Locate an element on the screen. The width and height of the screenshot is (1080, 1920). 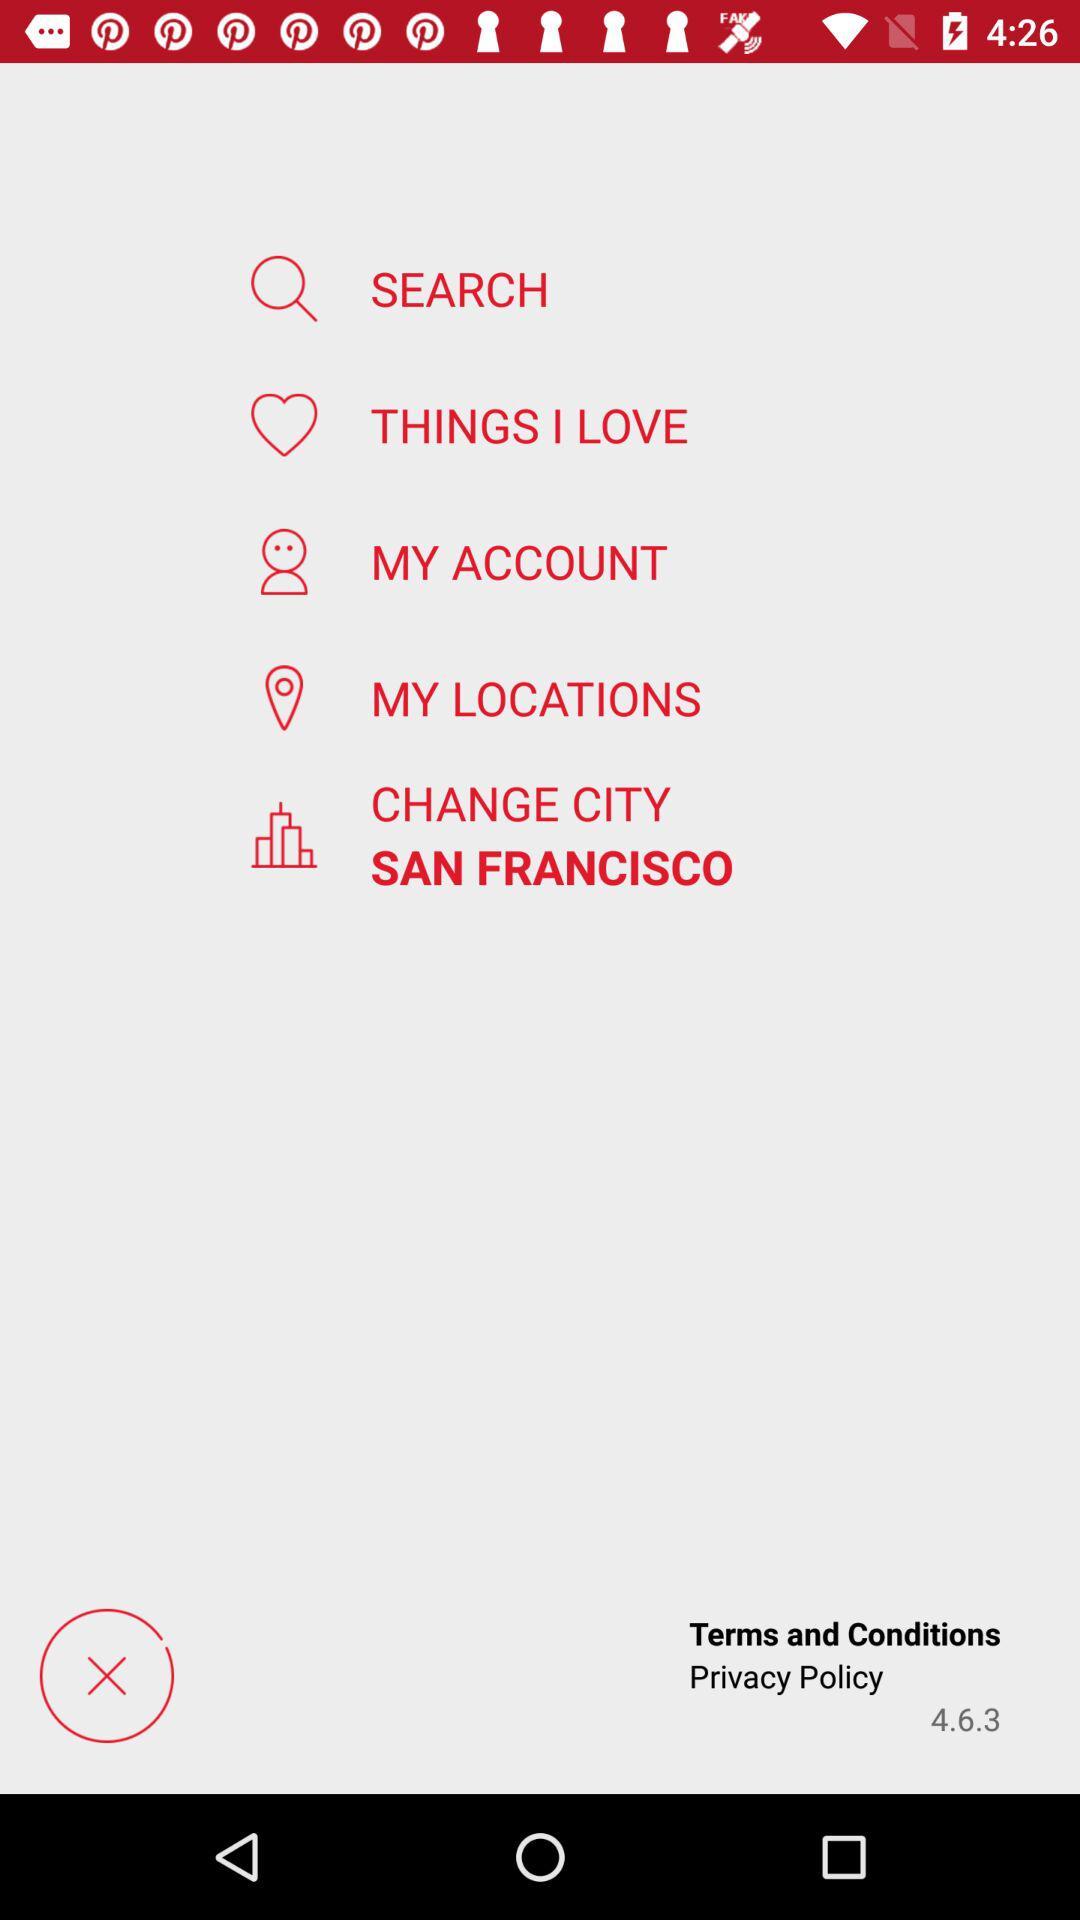
the icon above my locations item is located at coordinates (518, 560).